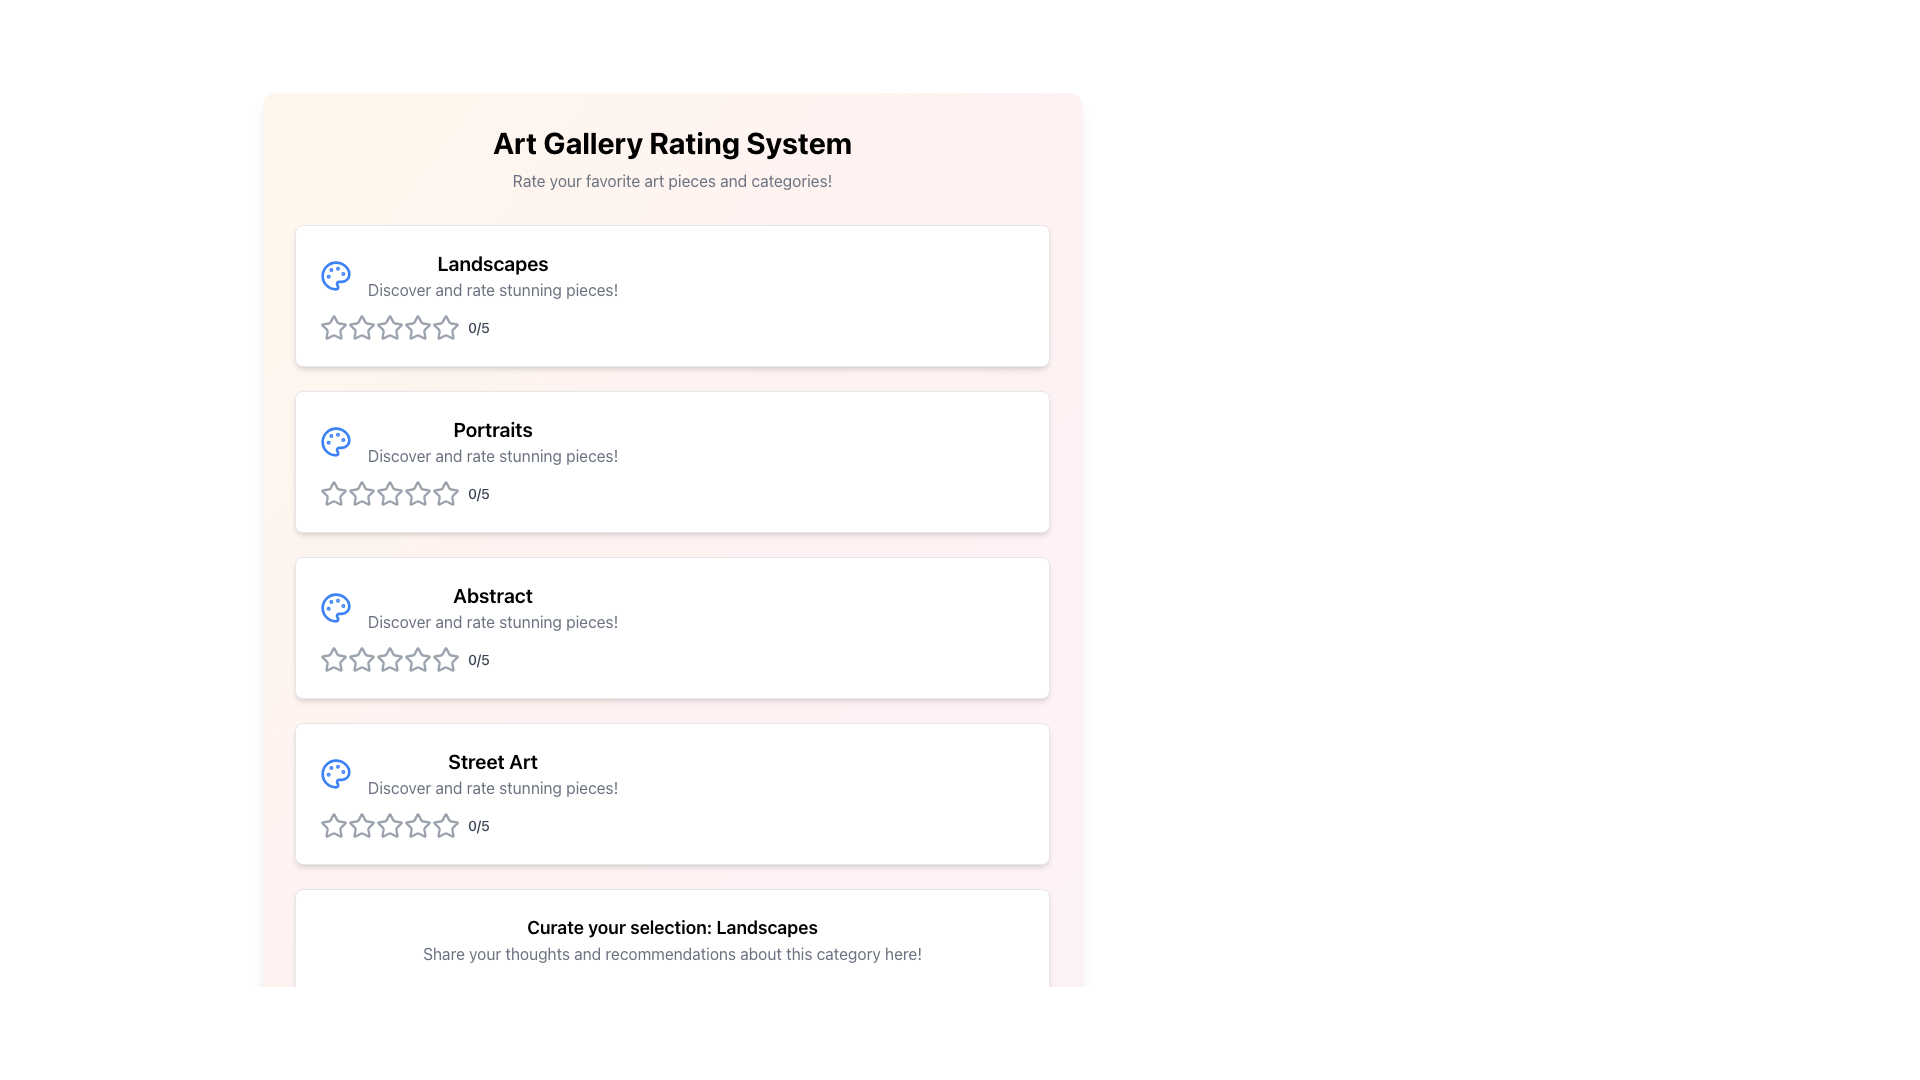 The height and width of the screenshot is (1080, 1920). What do you see at coordinates (361, 659) in the screenshot?
I see `the first star icon from the left in the row of five stars within the 'Abstract' section` at bounding box center [361, 659].